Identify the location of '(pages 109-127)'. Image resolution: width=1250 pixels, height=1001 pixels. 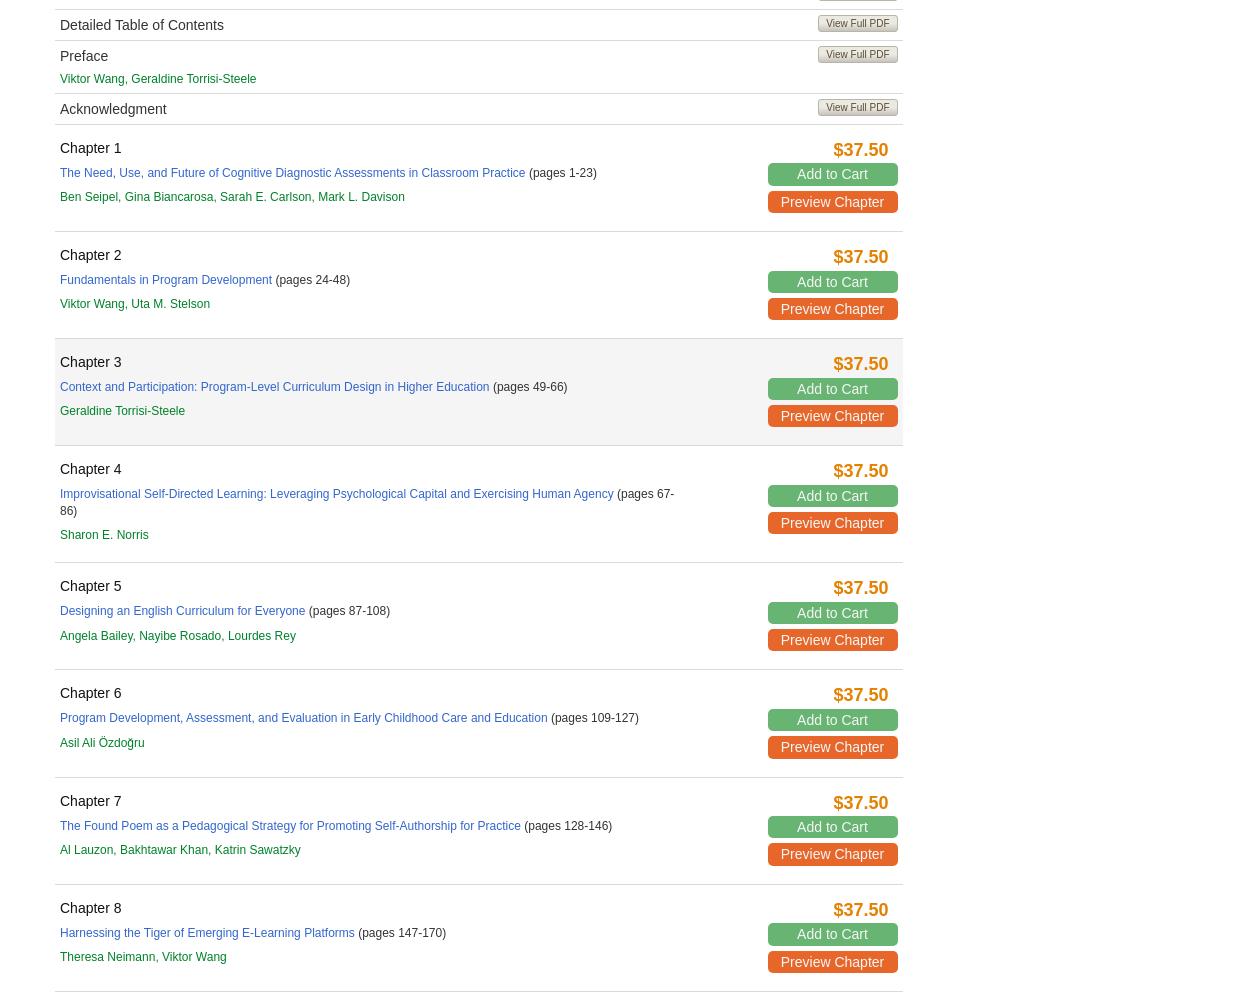
(592, 718).